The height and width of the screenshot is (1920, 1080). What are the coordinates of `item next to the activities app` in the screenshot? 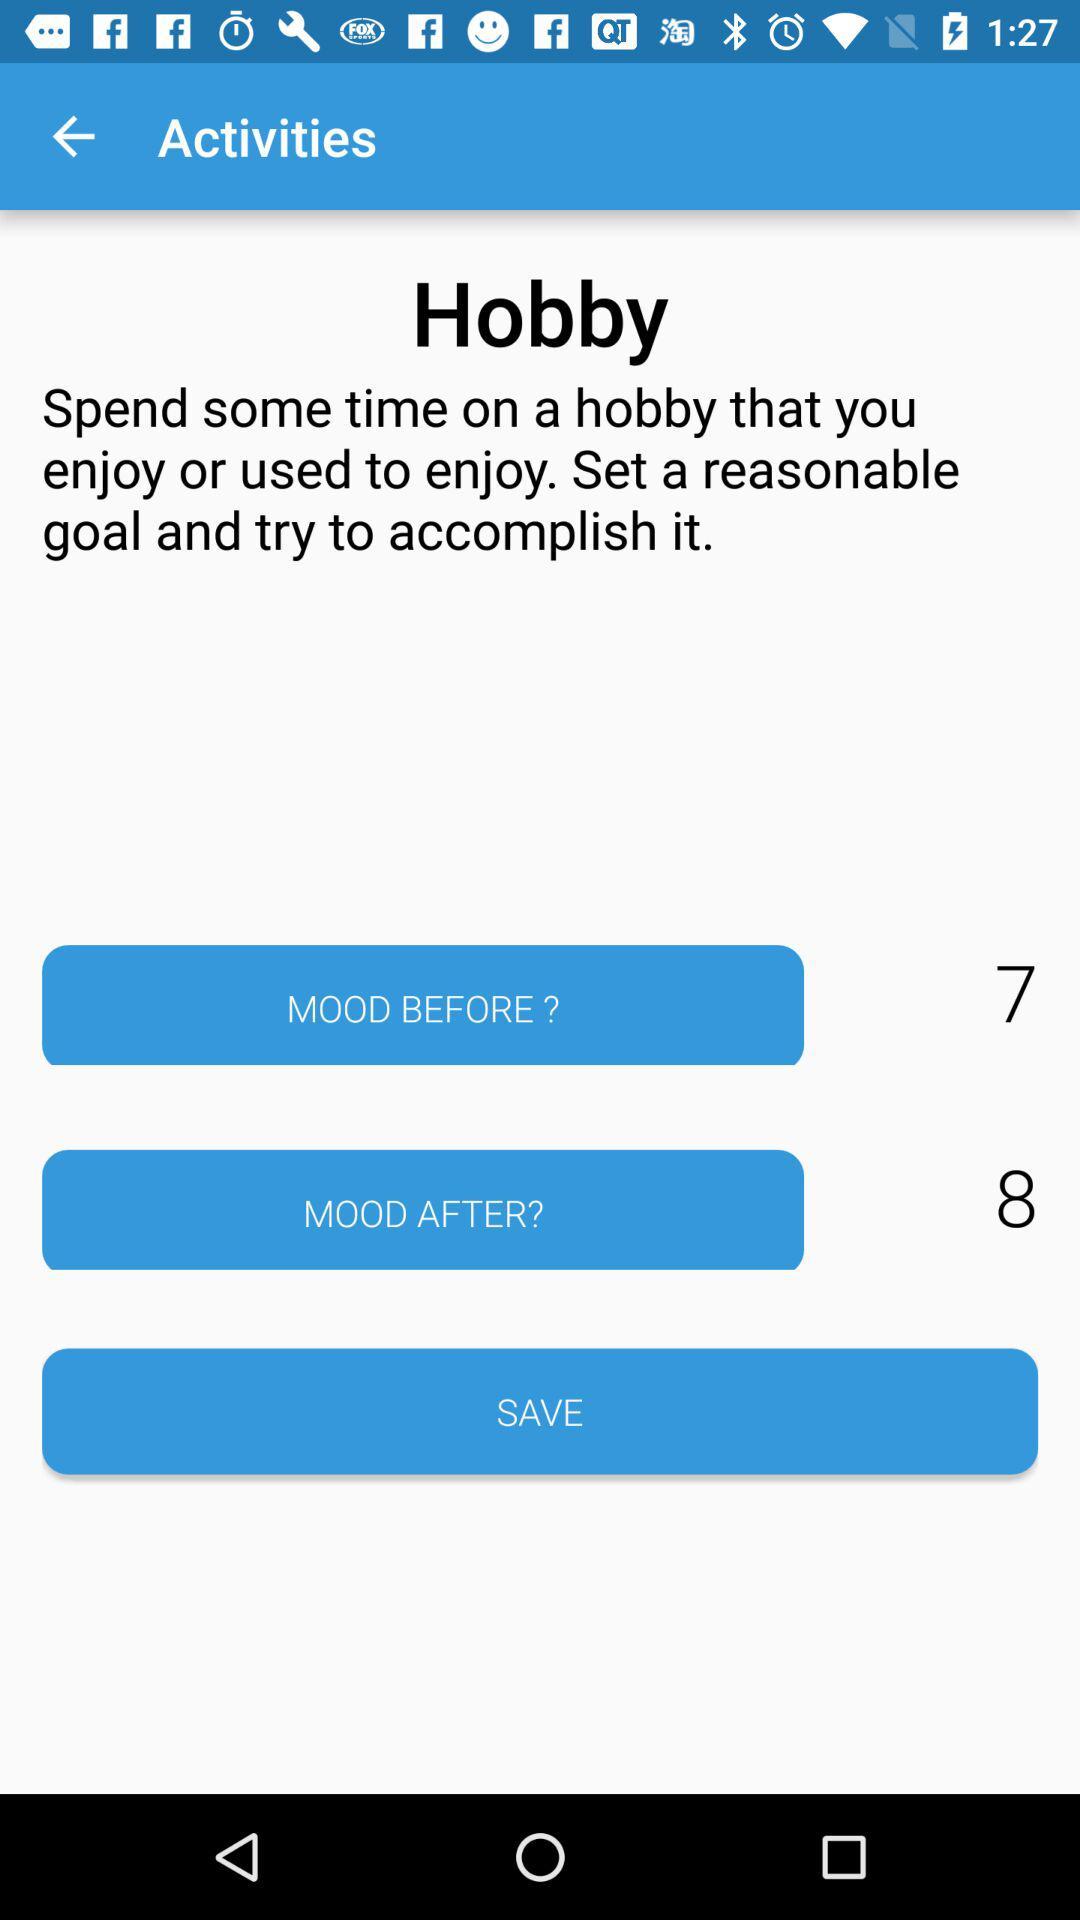 It's located at (72, 135).